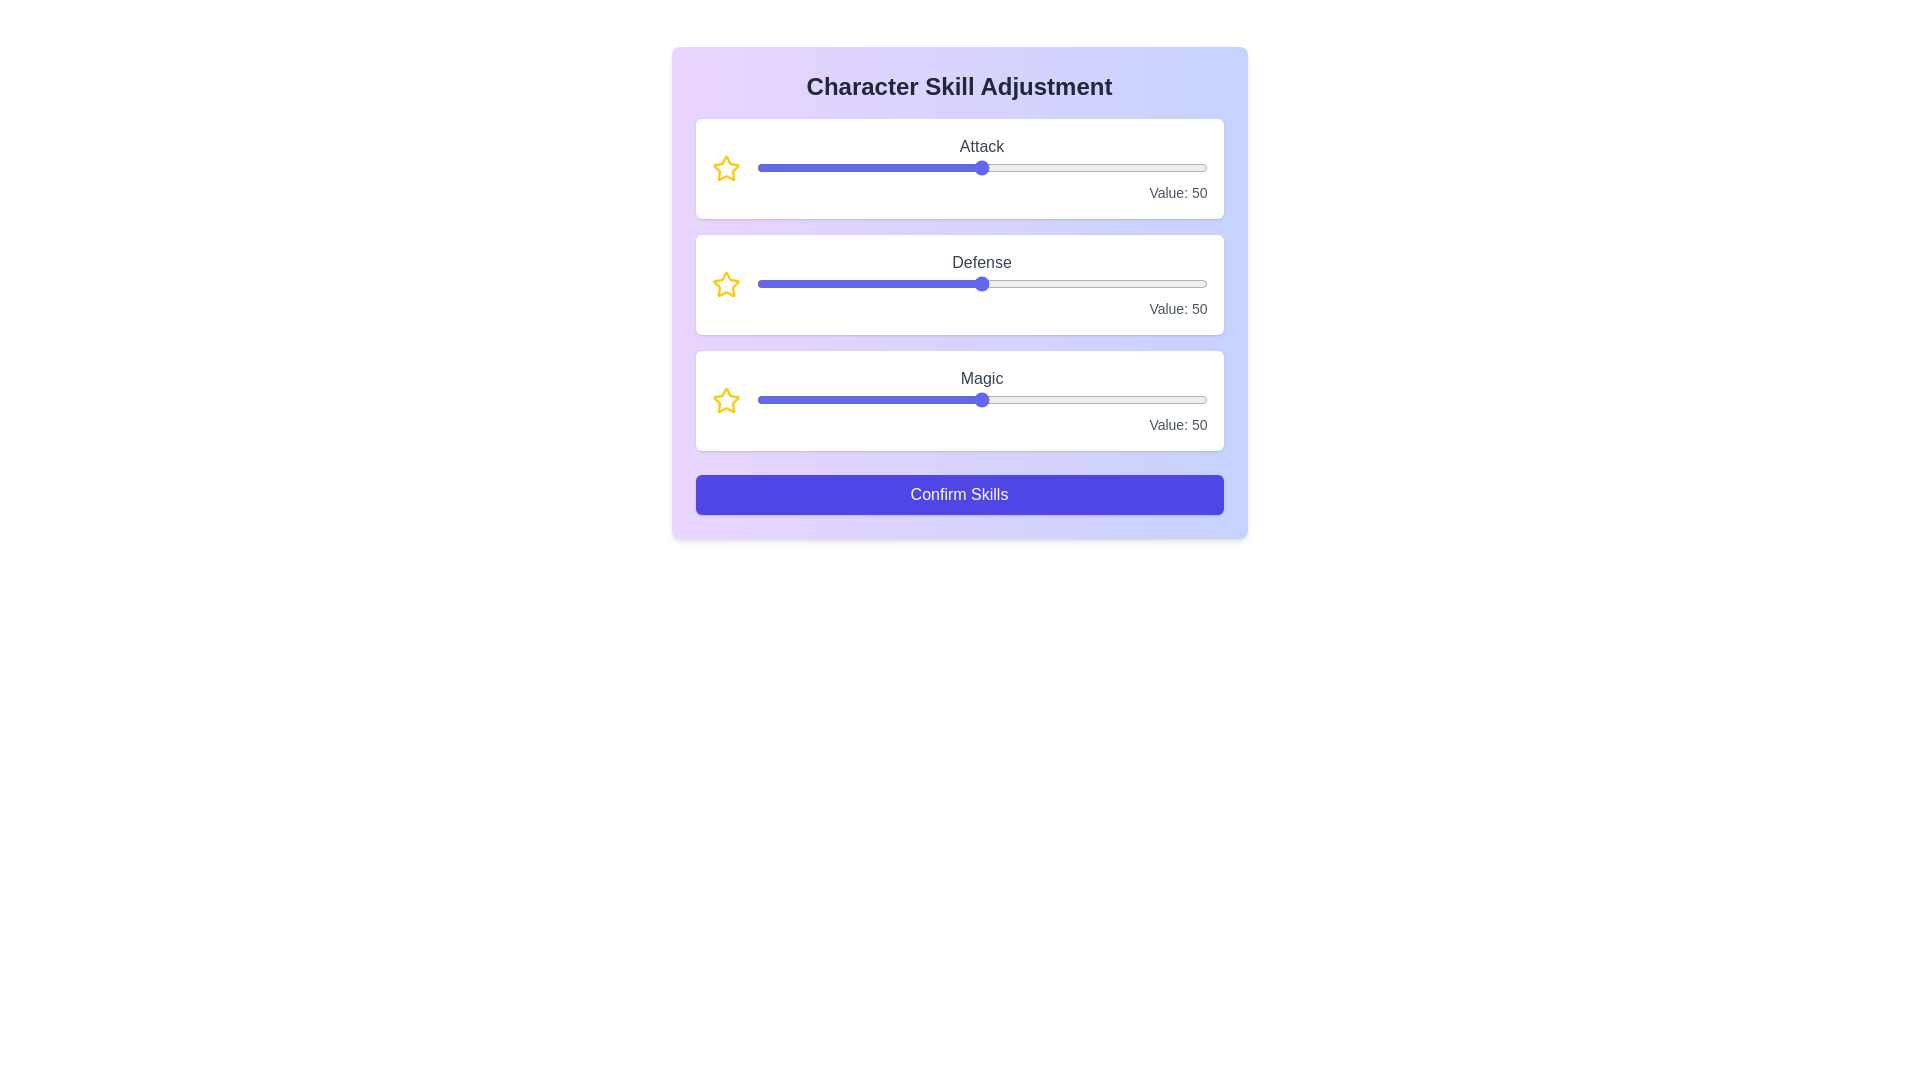  I want to click on the 1 slider to 39, so click(1068, 284).